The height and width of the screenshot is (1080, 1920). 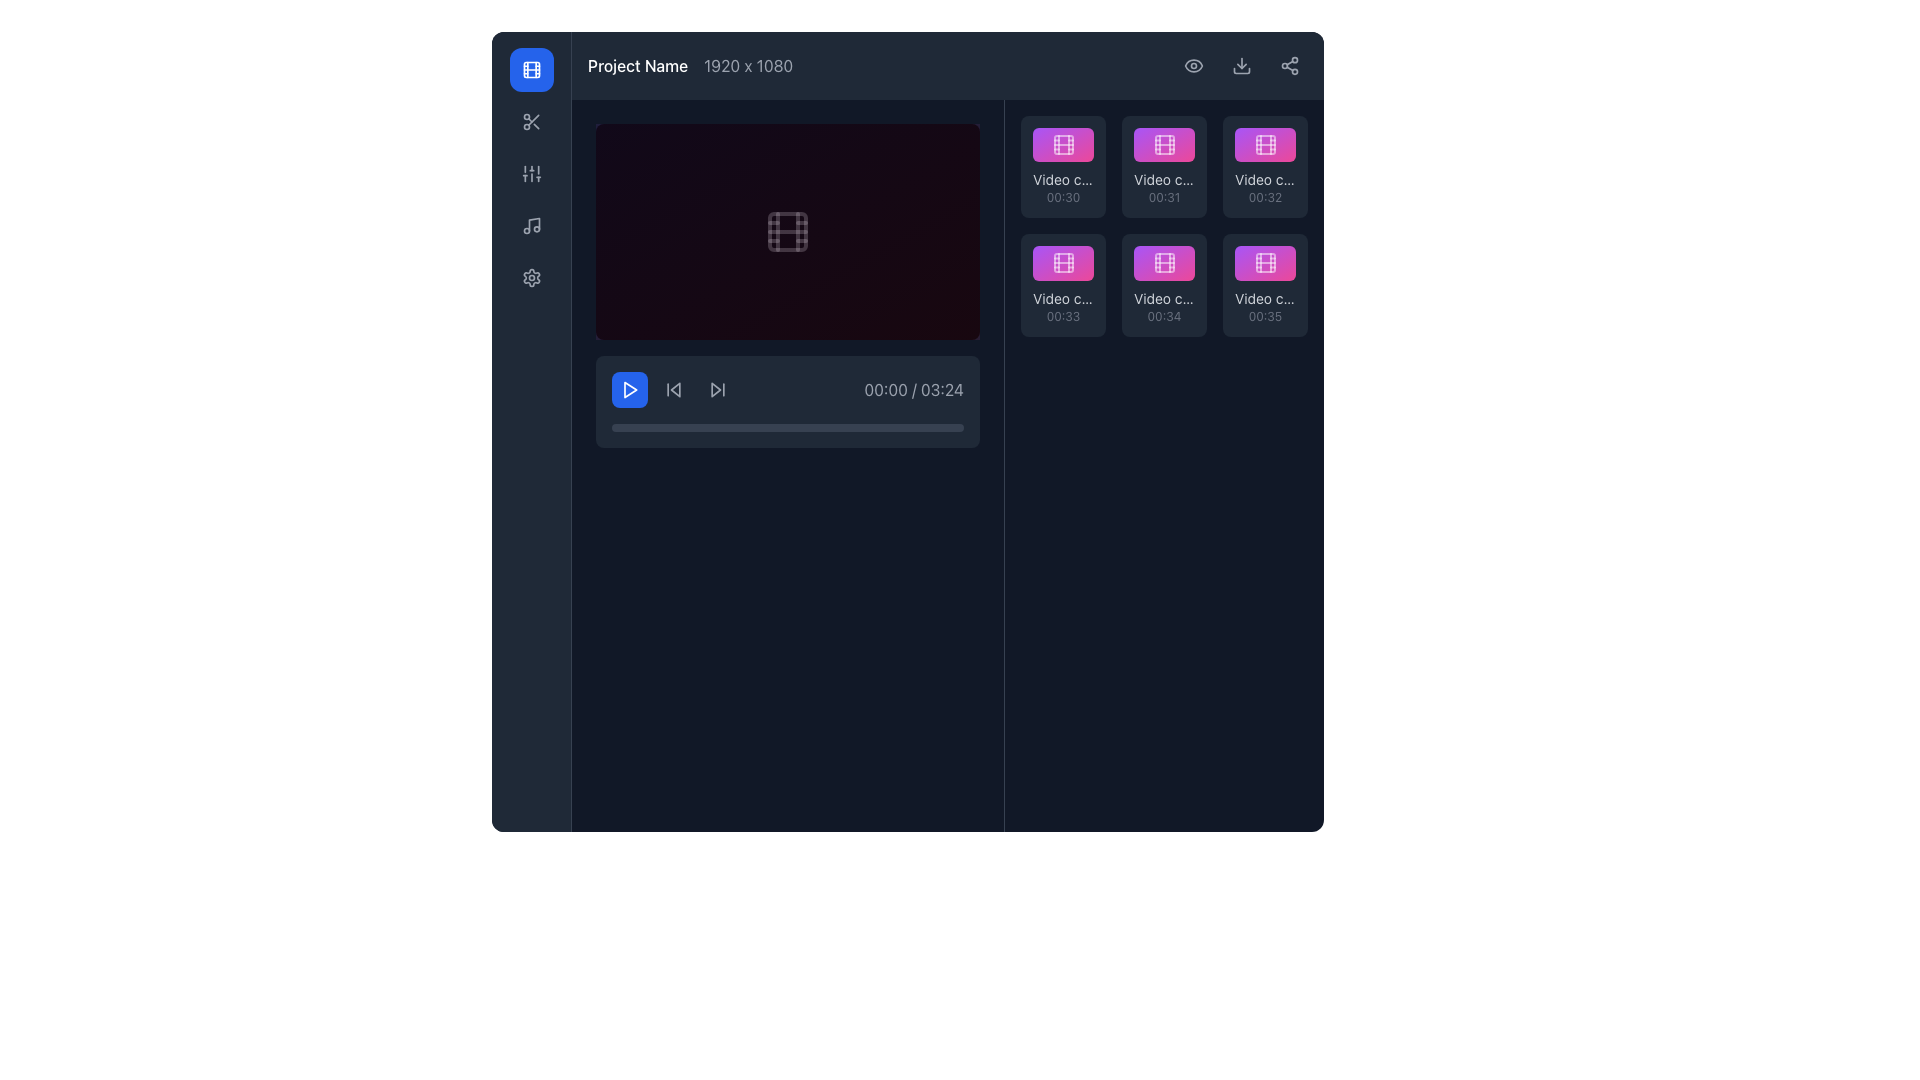 What do you see at coordinates (690, 64) in the screenshot?
I see `the 'Project Name' text label that displays '1920 x 1080' in a lighter gray color, located in the upper-left part of the dark-themed interface` at bounding box center [690, 64].